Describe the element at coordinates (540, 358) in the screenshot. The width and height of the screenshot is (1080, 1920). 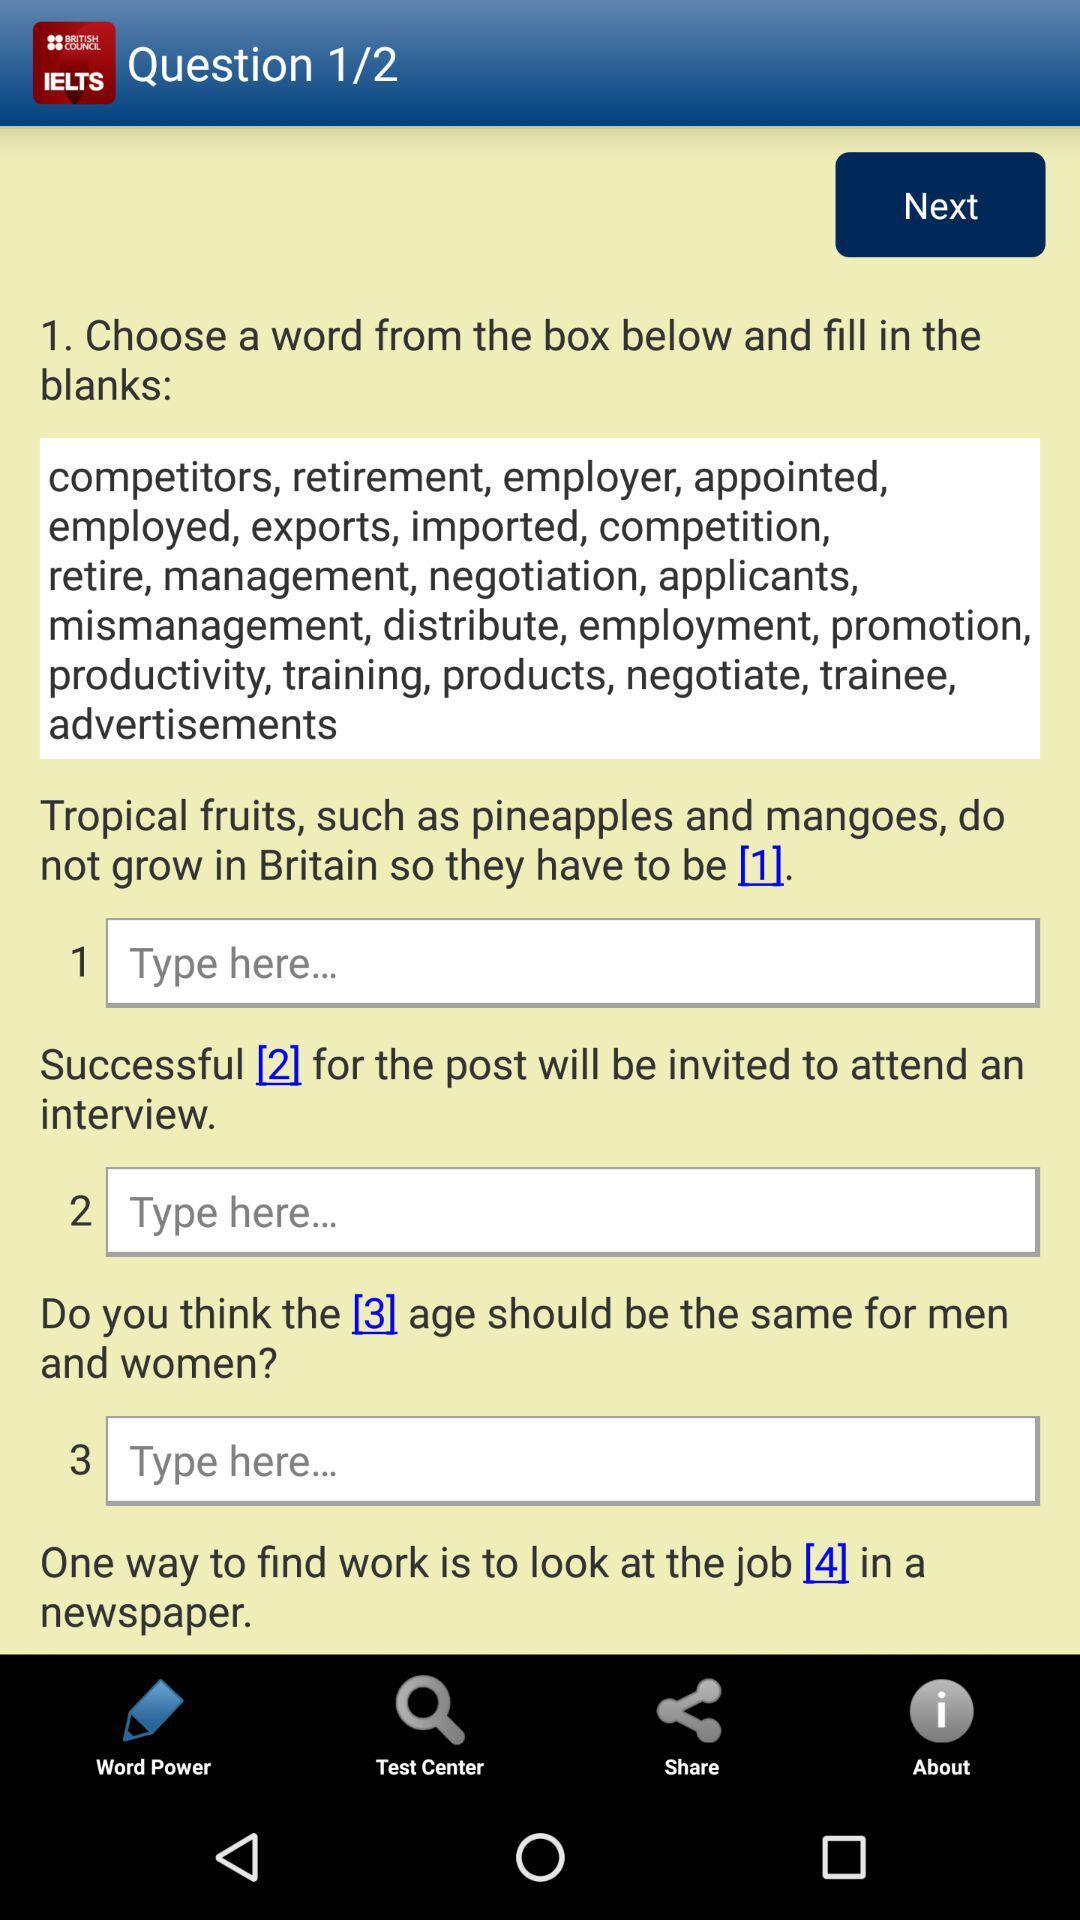
I see `the item above competitors retirement employer` at that location.